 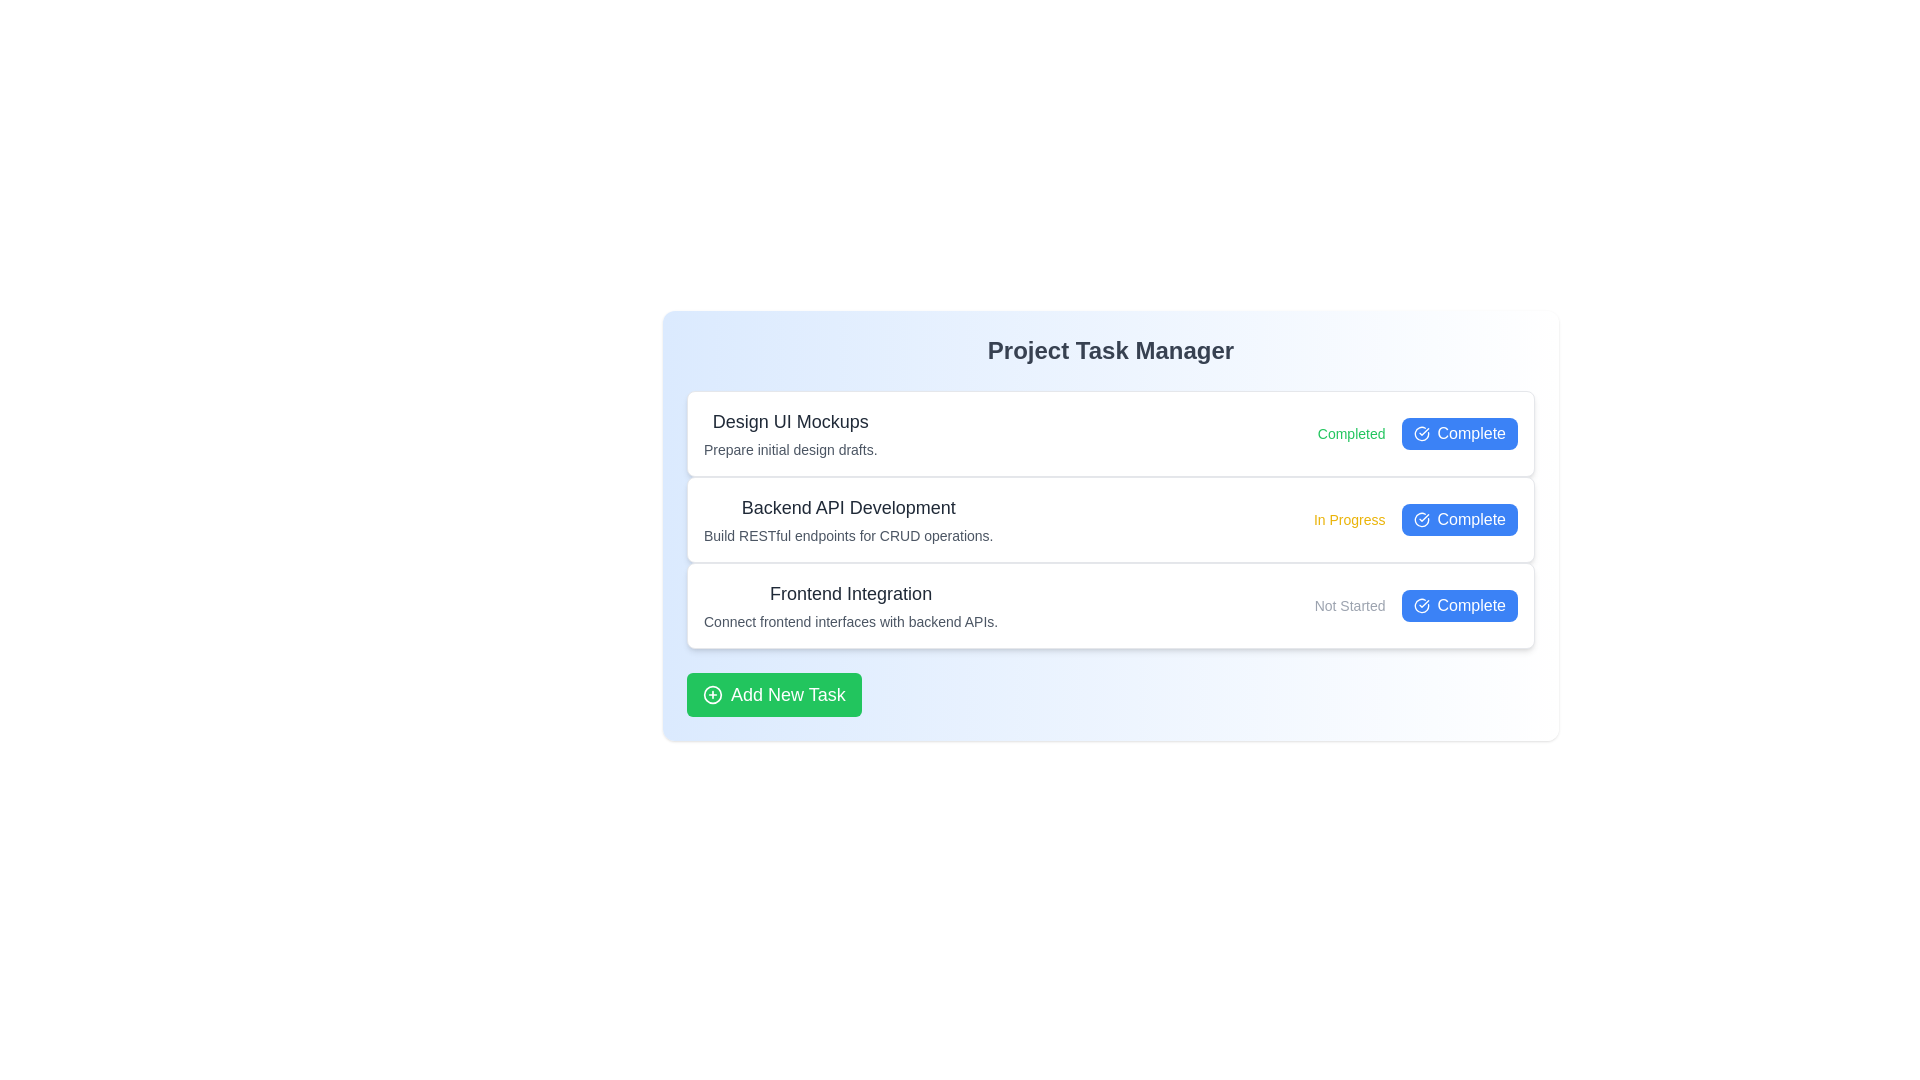 What do you see at coordinates (1459, 433) in the screenshot?
I see `'Complete' button for the task 'Design UI Mockups'` at bounding box center [1459, 433].